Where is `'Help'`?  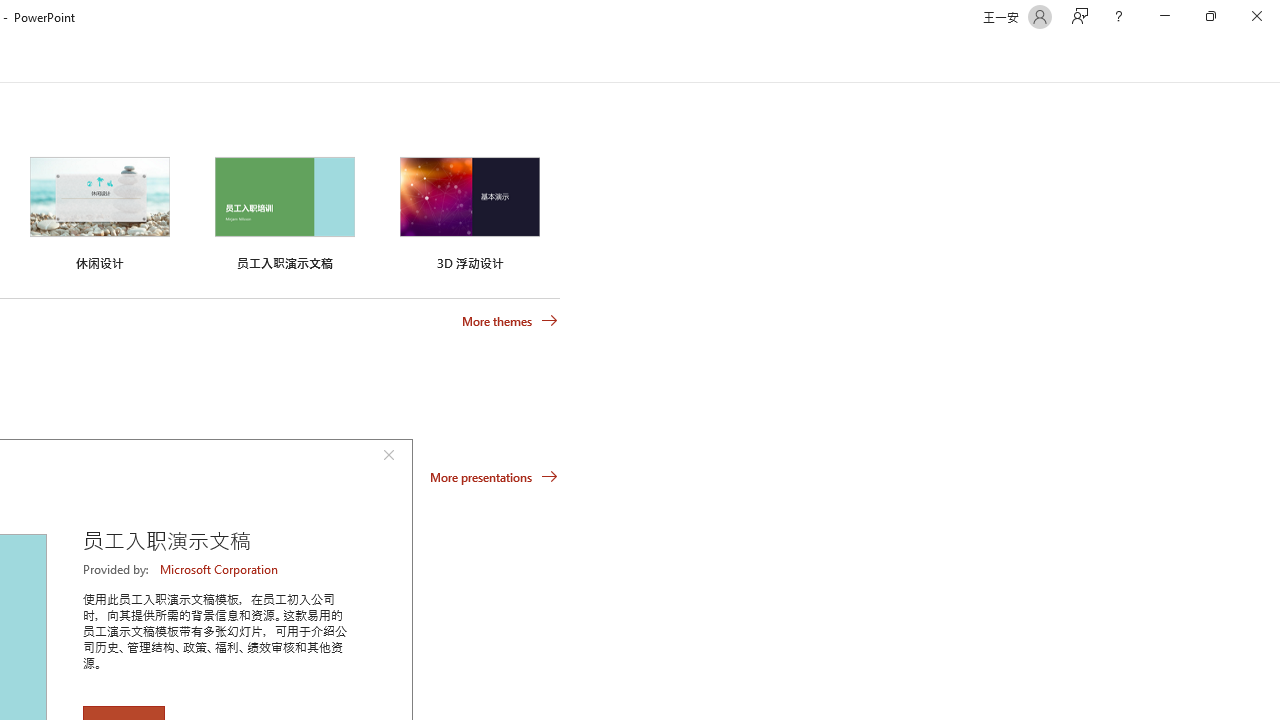
'Help' is located at coordinates (1117, 16).